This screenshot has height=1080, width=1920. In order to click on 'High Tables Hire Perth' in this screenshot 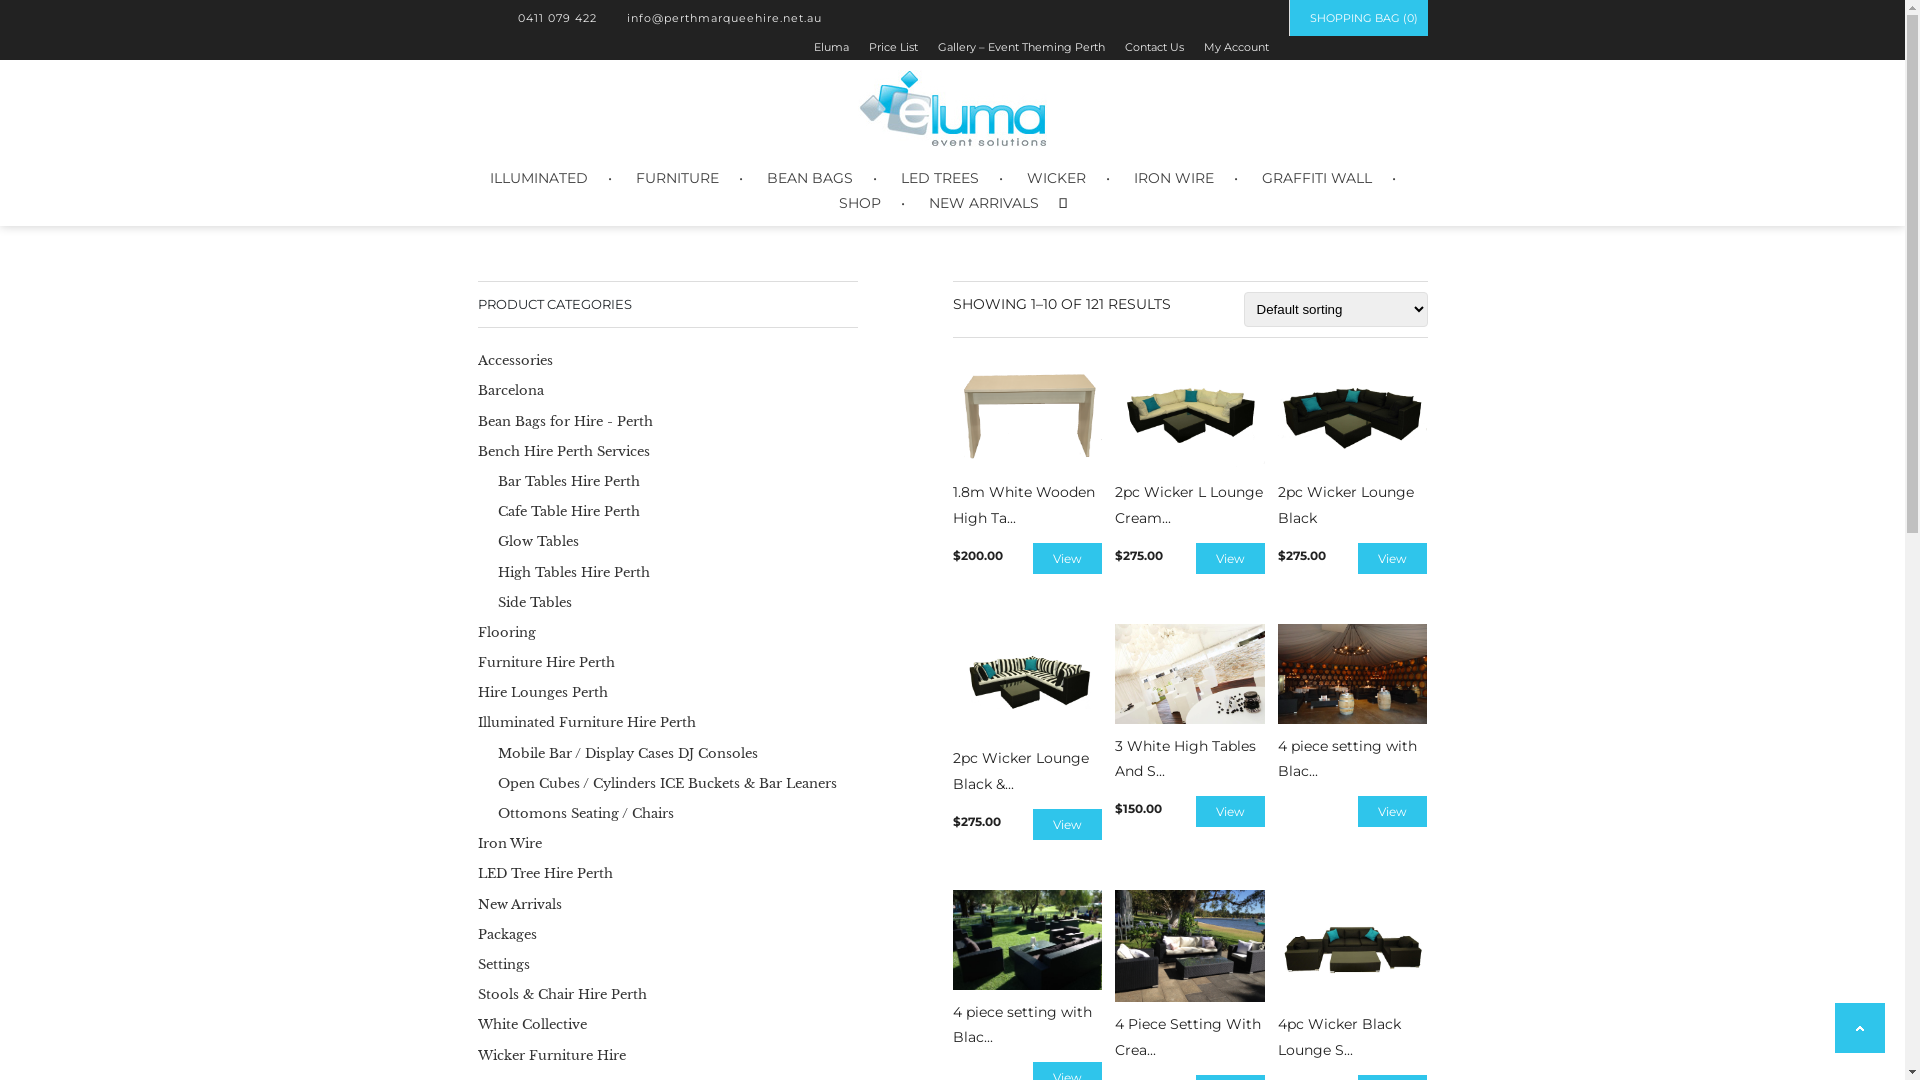, I will do `click(498, 572)`.